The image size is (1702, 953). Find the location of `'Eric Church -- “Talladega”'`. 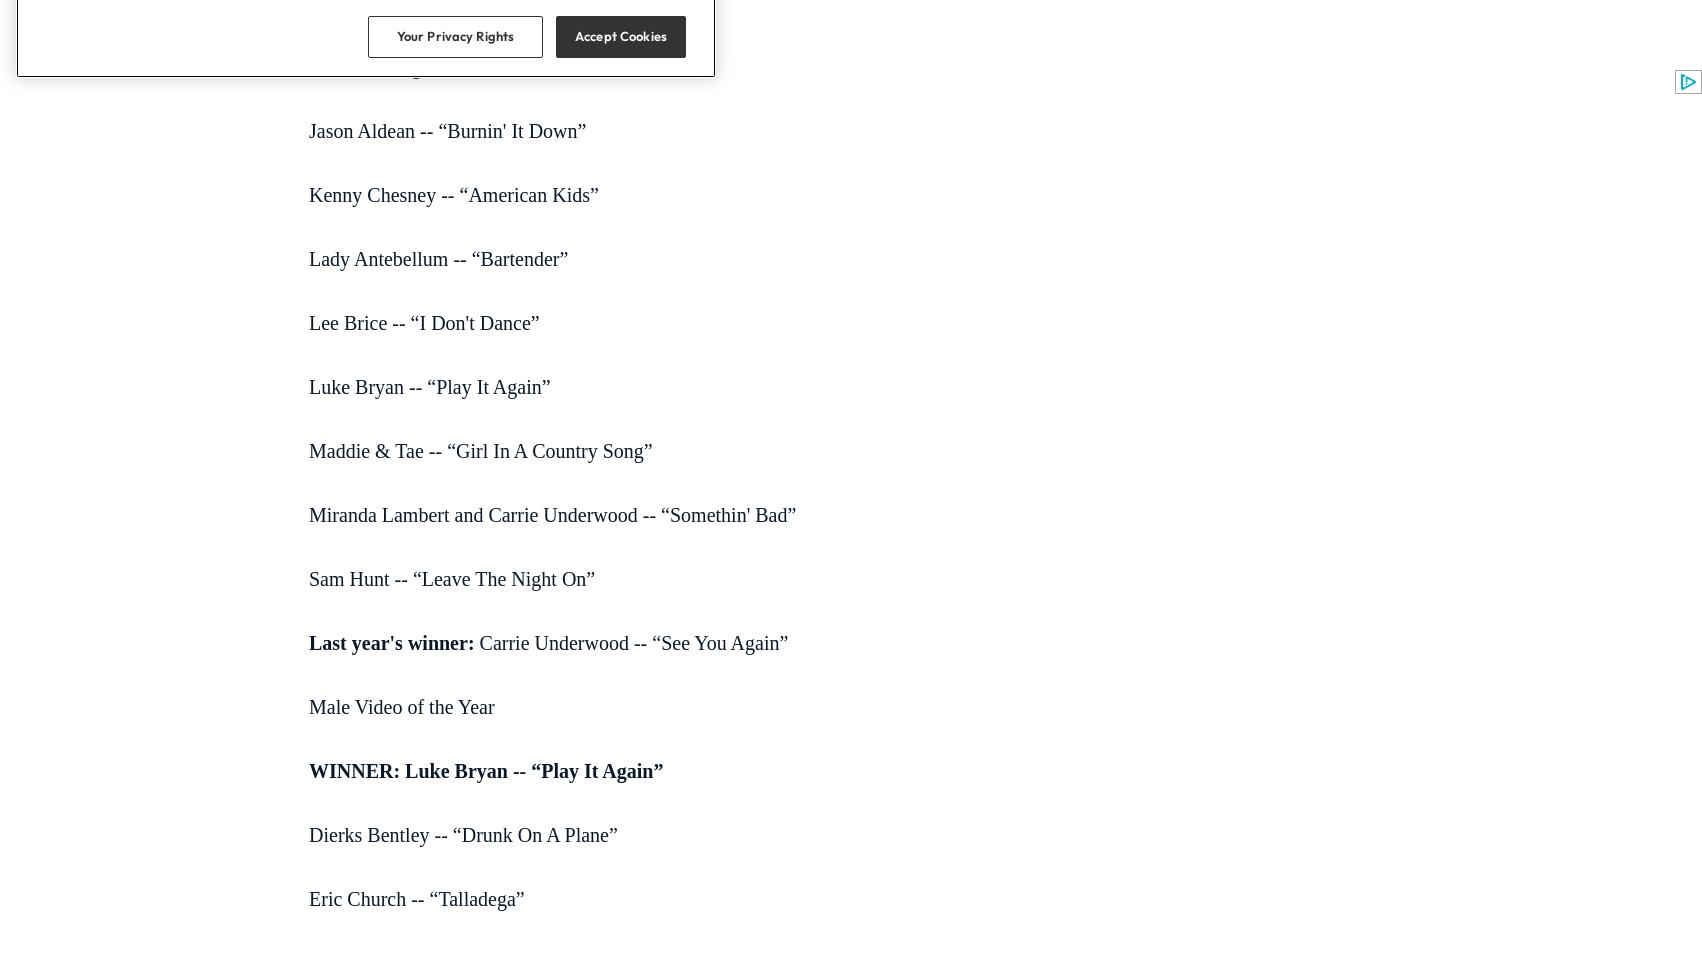

'Eric Church -- “Talladega”' is located at coordinates (416, 898).